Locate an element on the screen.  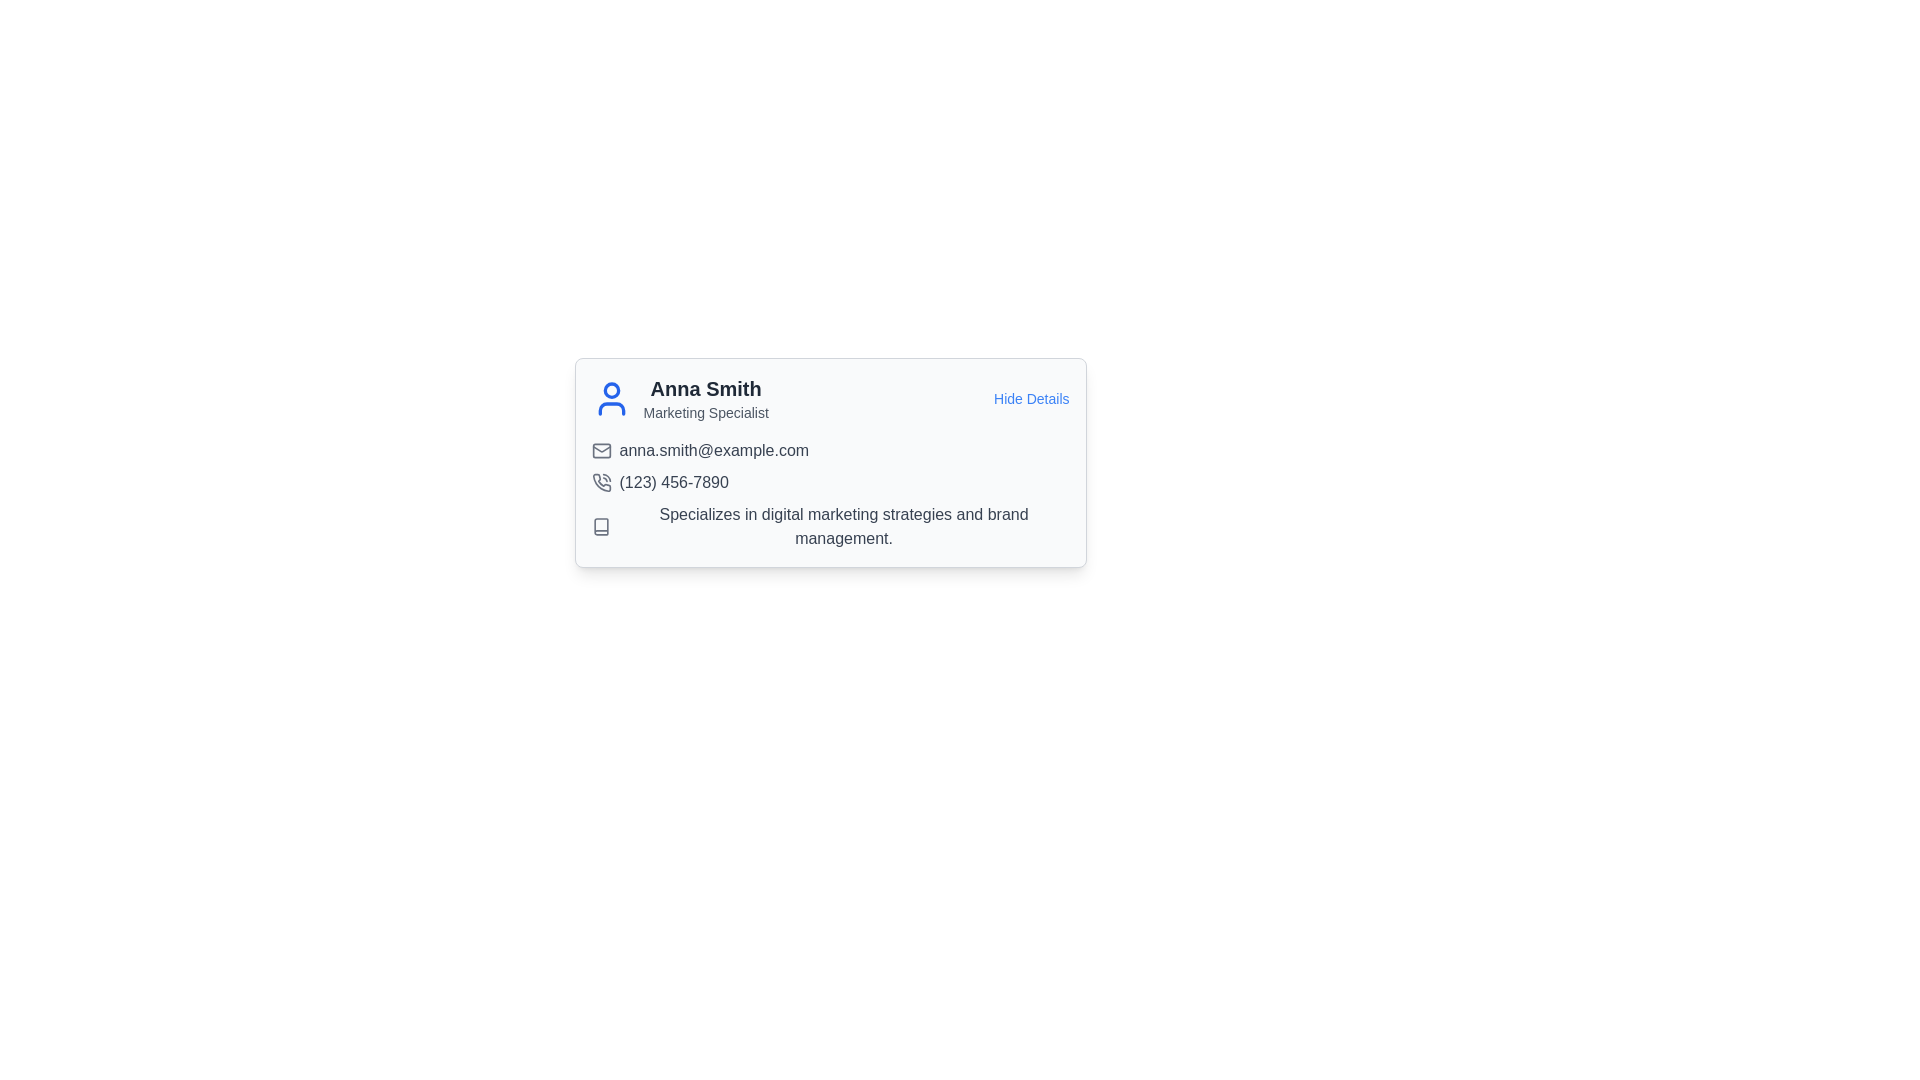
job title text located beneath 'Anna Smith' in the profile card layout, which indicates the professional role of the individual is located at coordinates (706, 411).